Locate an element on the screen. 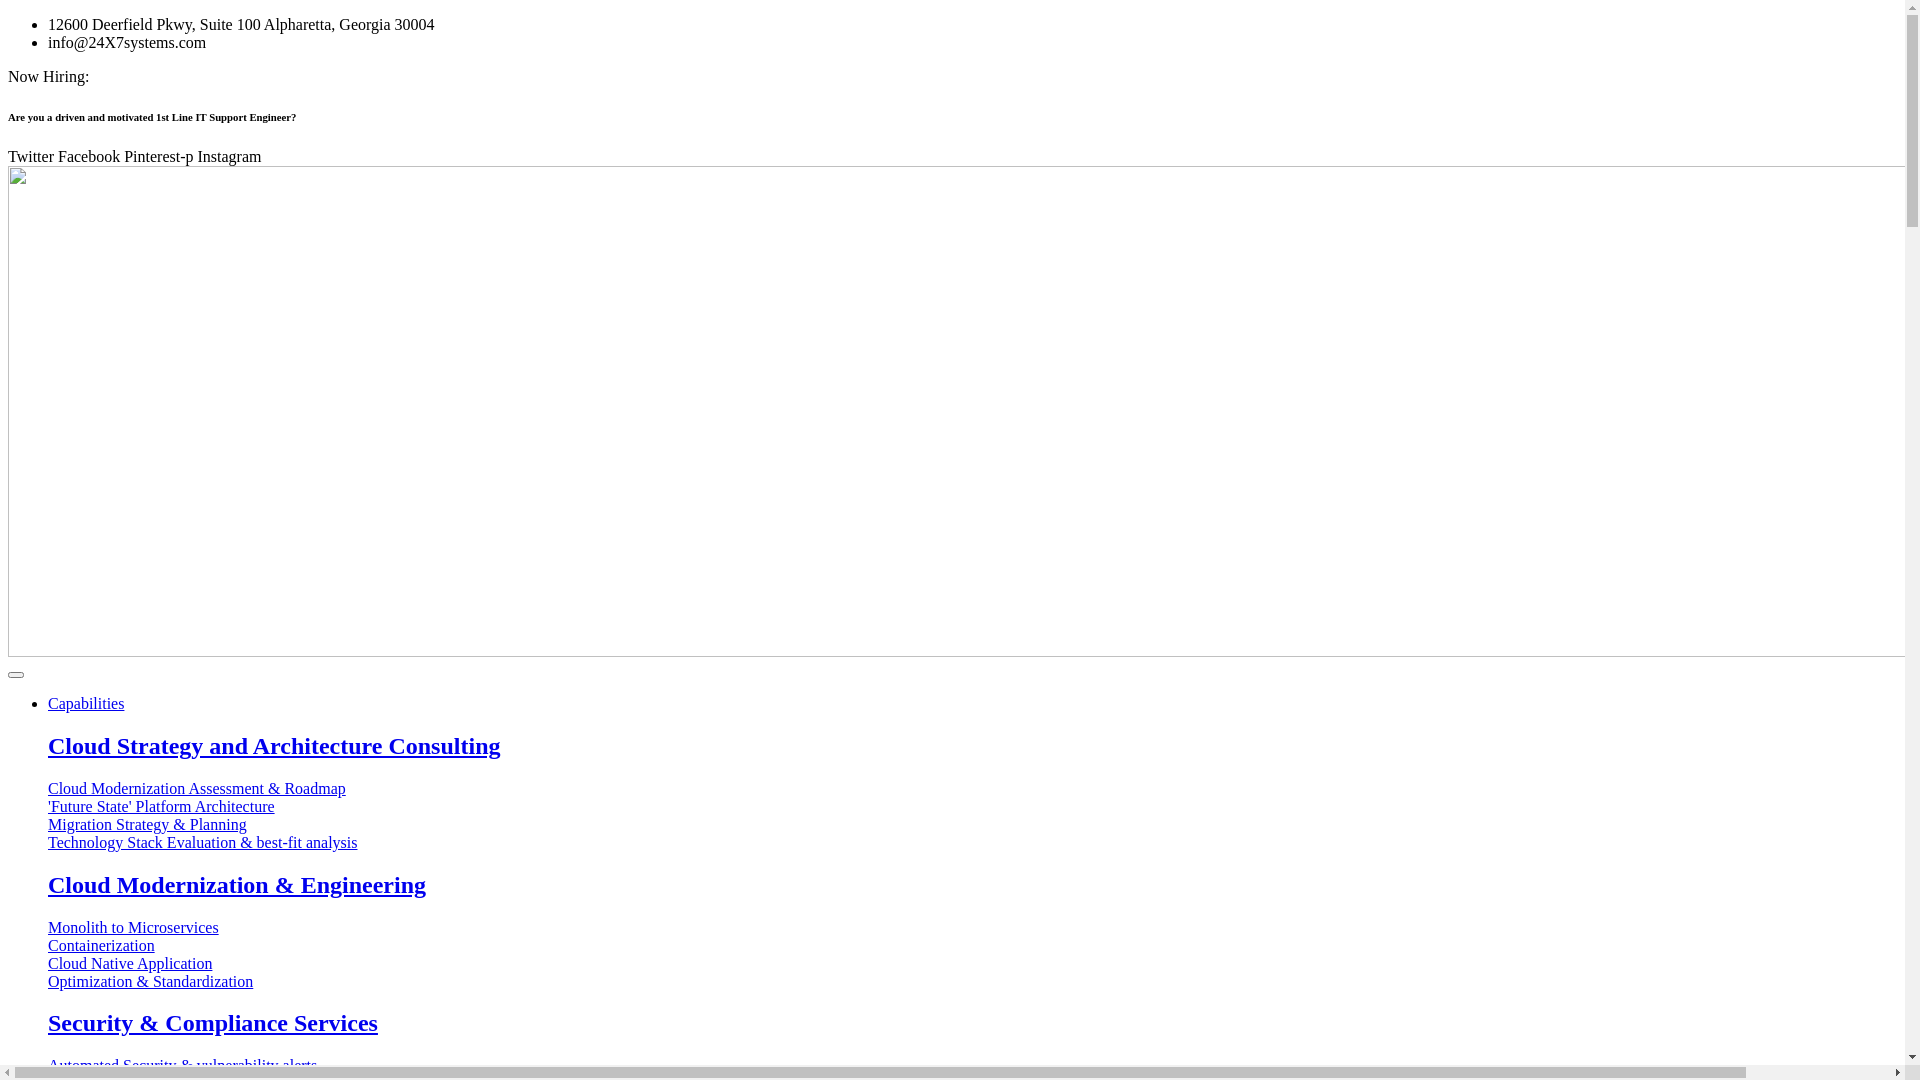 Image resolution: width=1920 pixels, height=1080 pixels. 'Migration Strategy & Planning' is located at coordinates (48, 825).